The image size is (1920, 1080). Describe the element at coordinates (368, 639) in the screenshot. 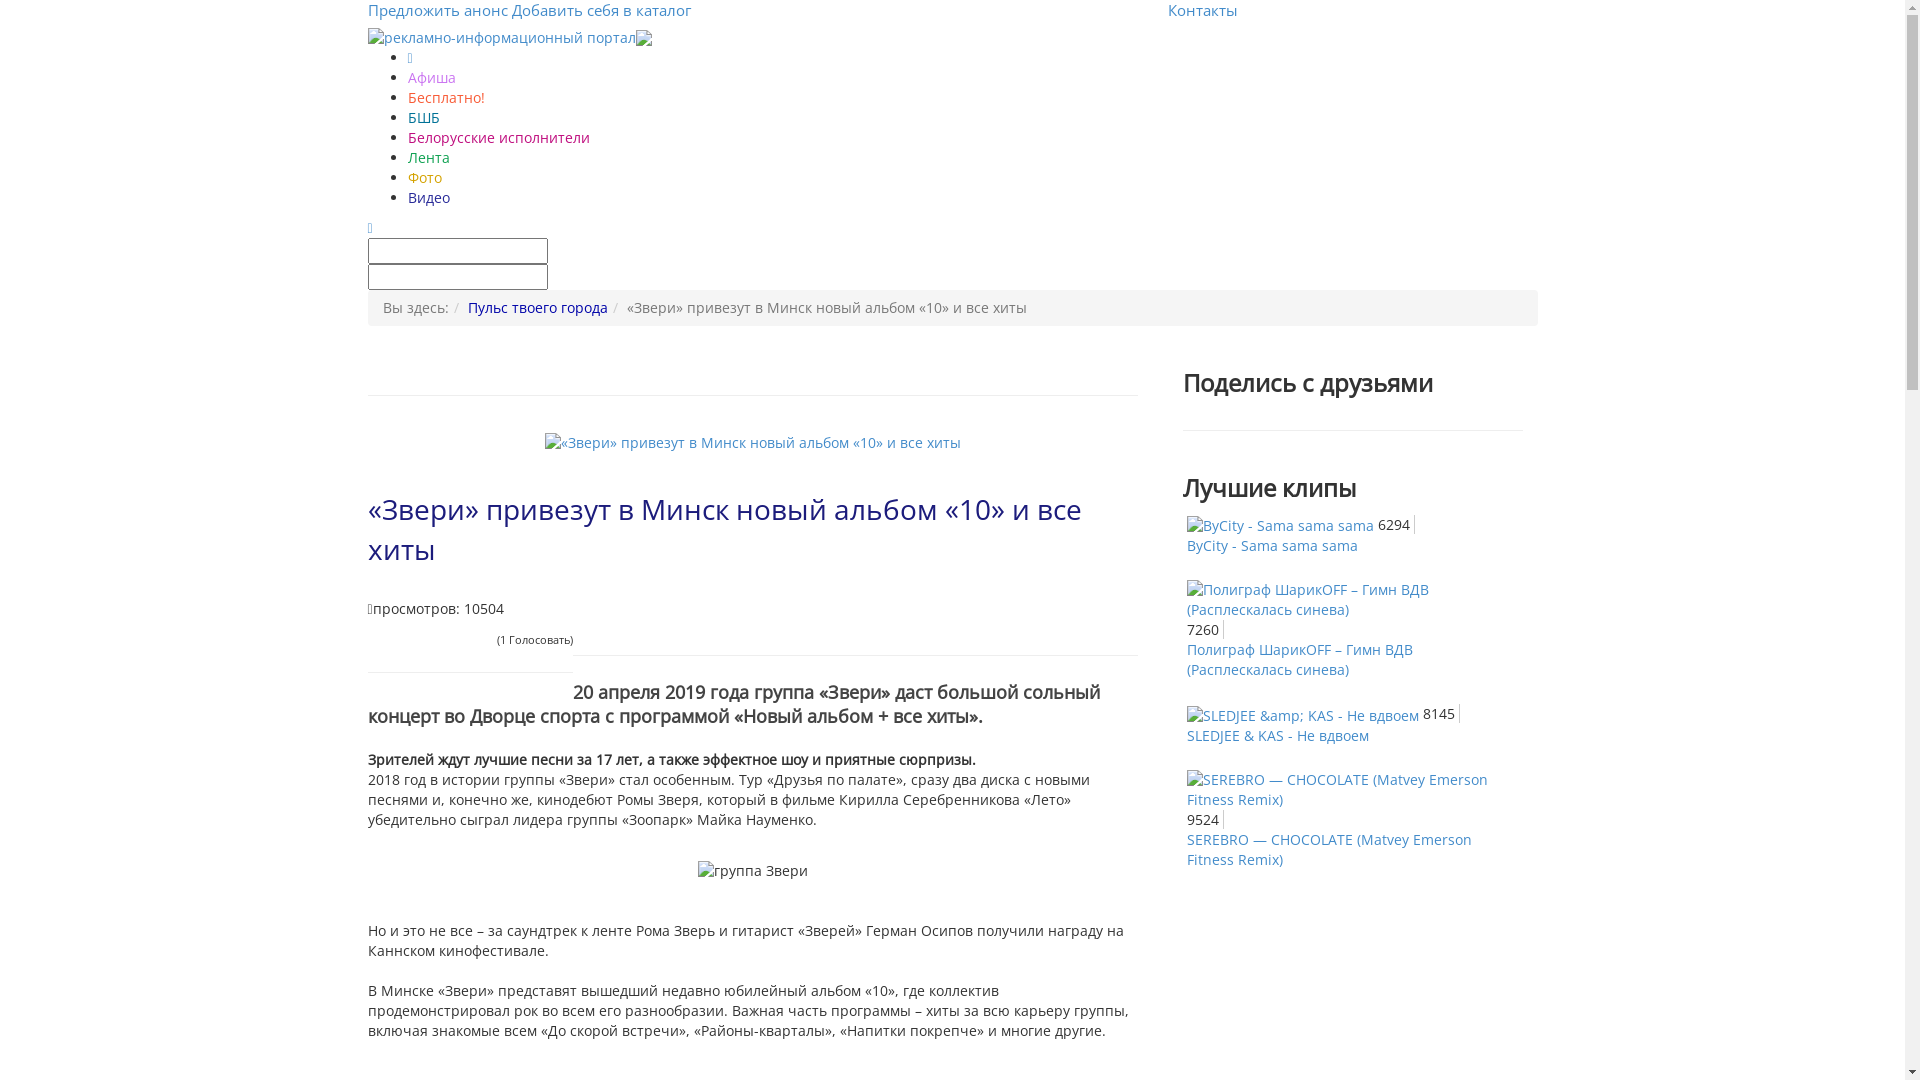

I see `'4'` at that location.